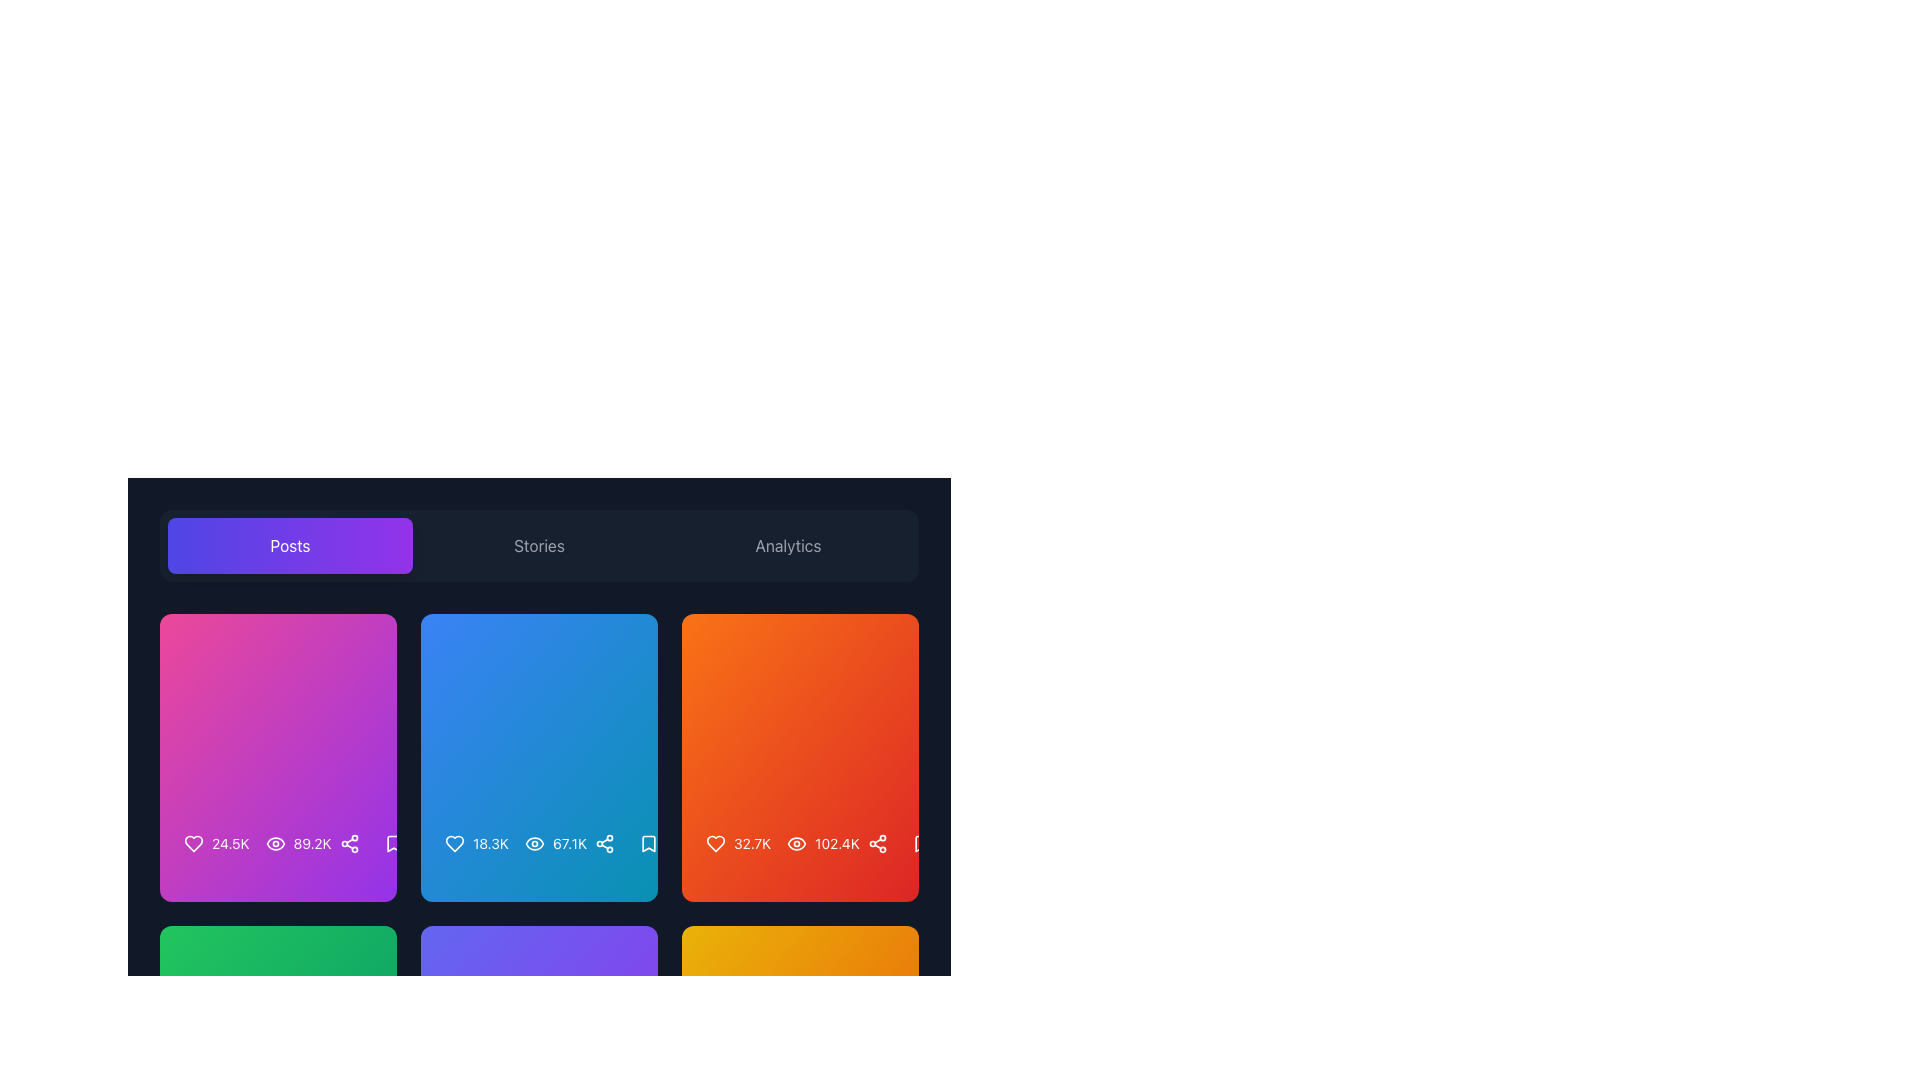 The image size is (1920, 1080). What do you see at coordinates (490, 844) in the screenshot?
I see `the static label displaying the number '18.3K' in white color, which is positioned immediately to the right of a heart-shaped icon` at bounding box center [490, 844].